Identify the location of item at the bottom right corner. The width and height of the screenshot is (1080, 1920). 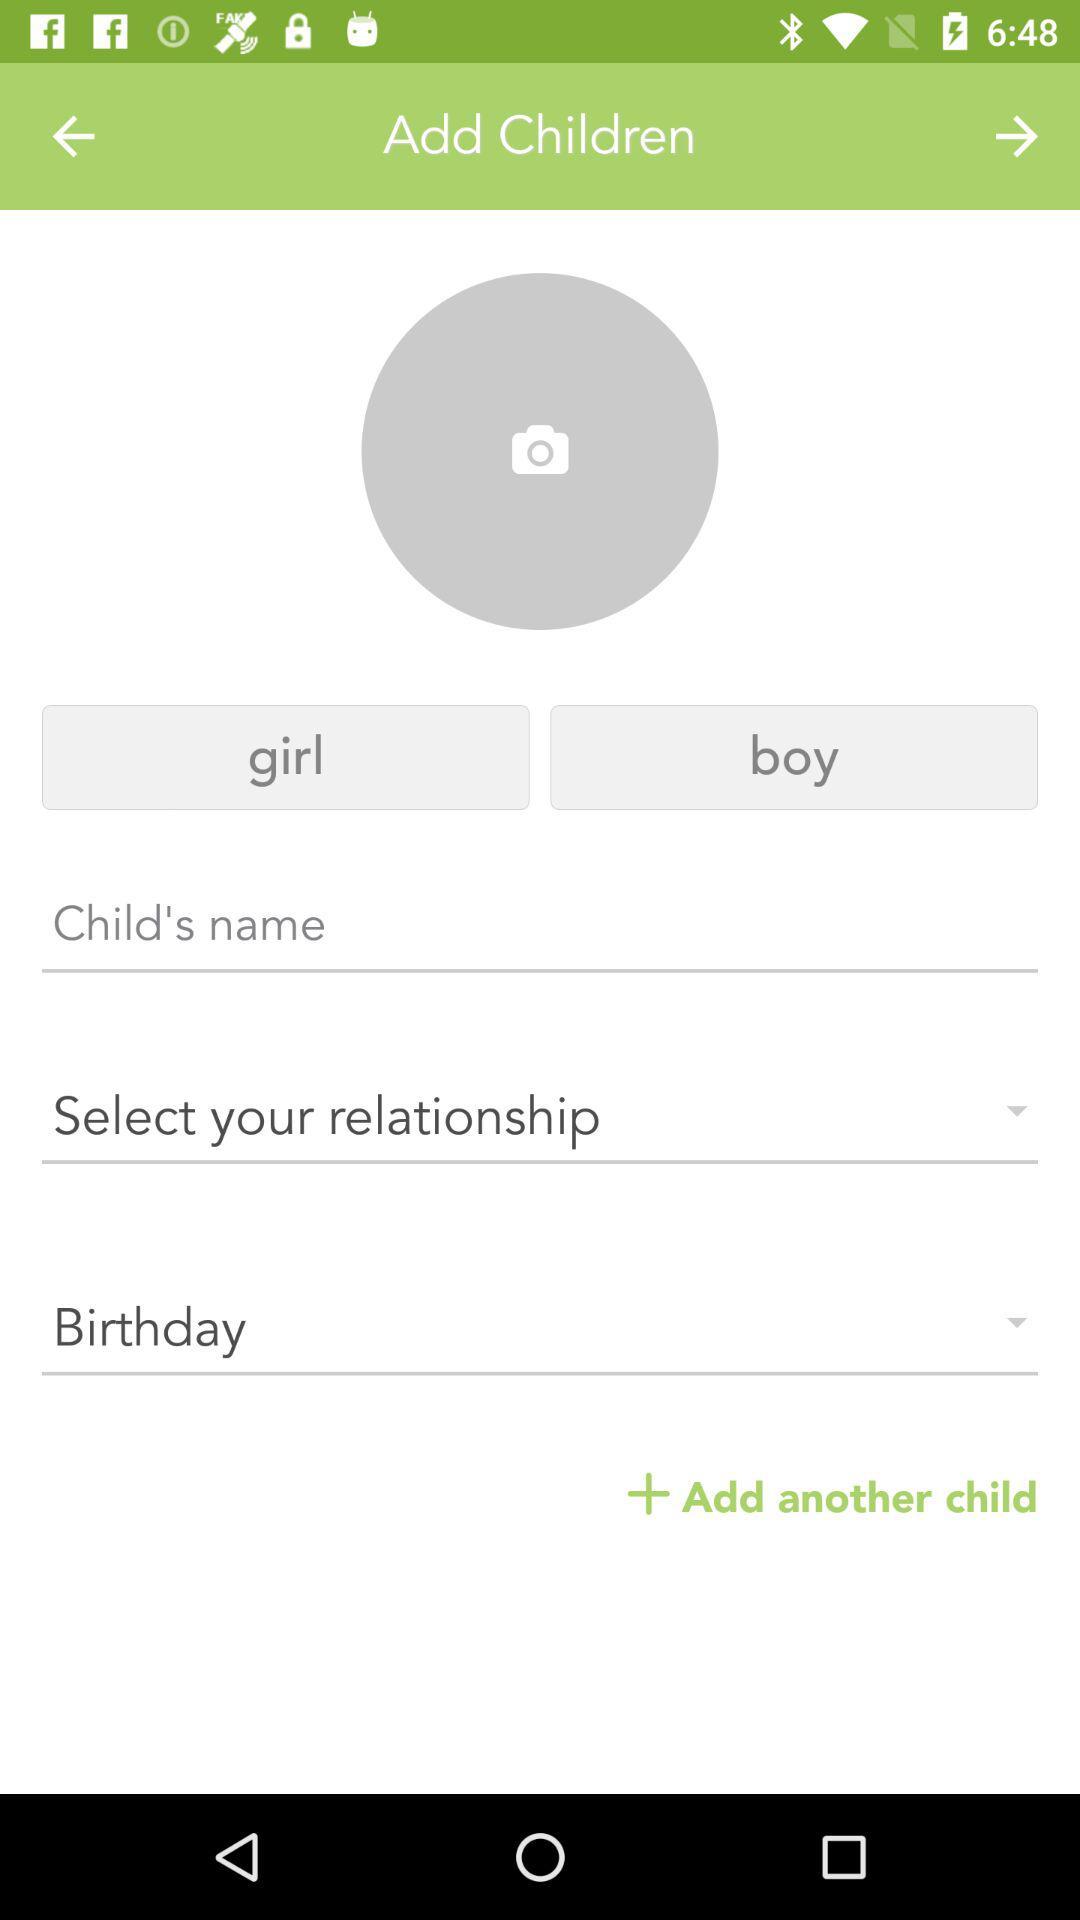
(832, 1498).